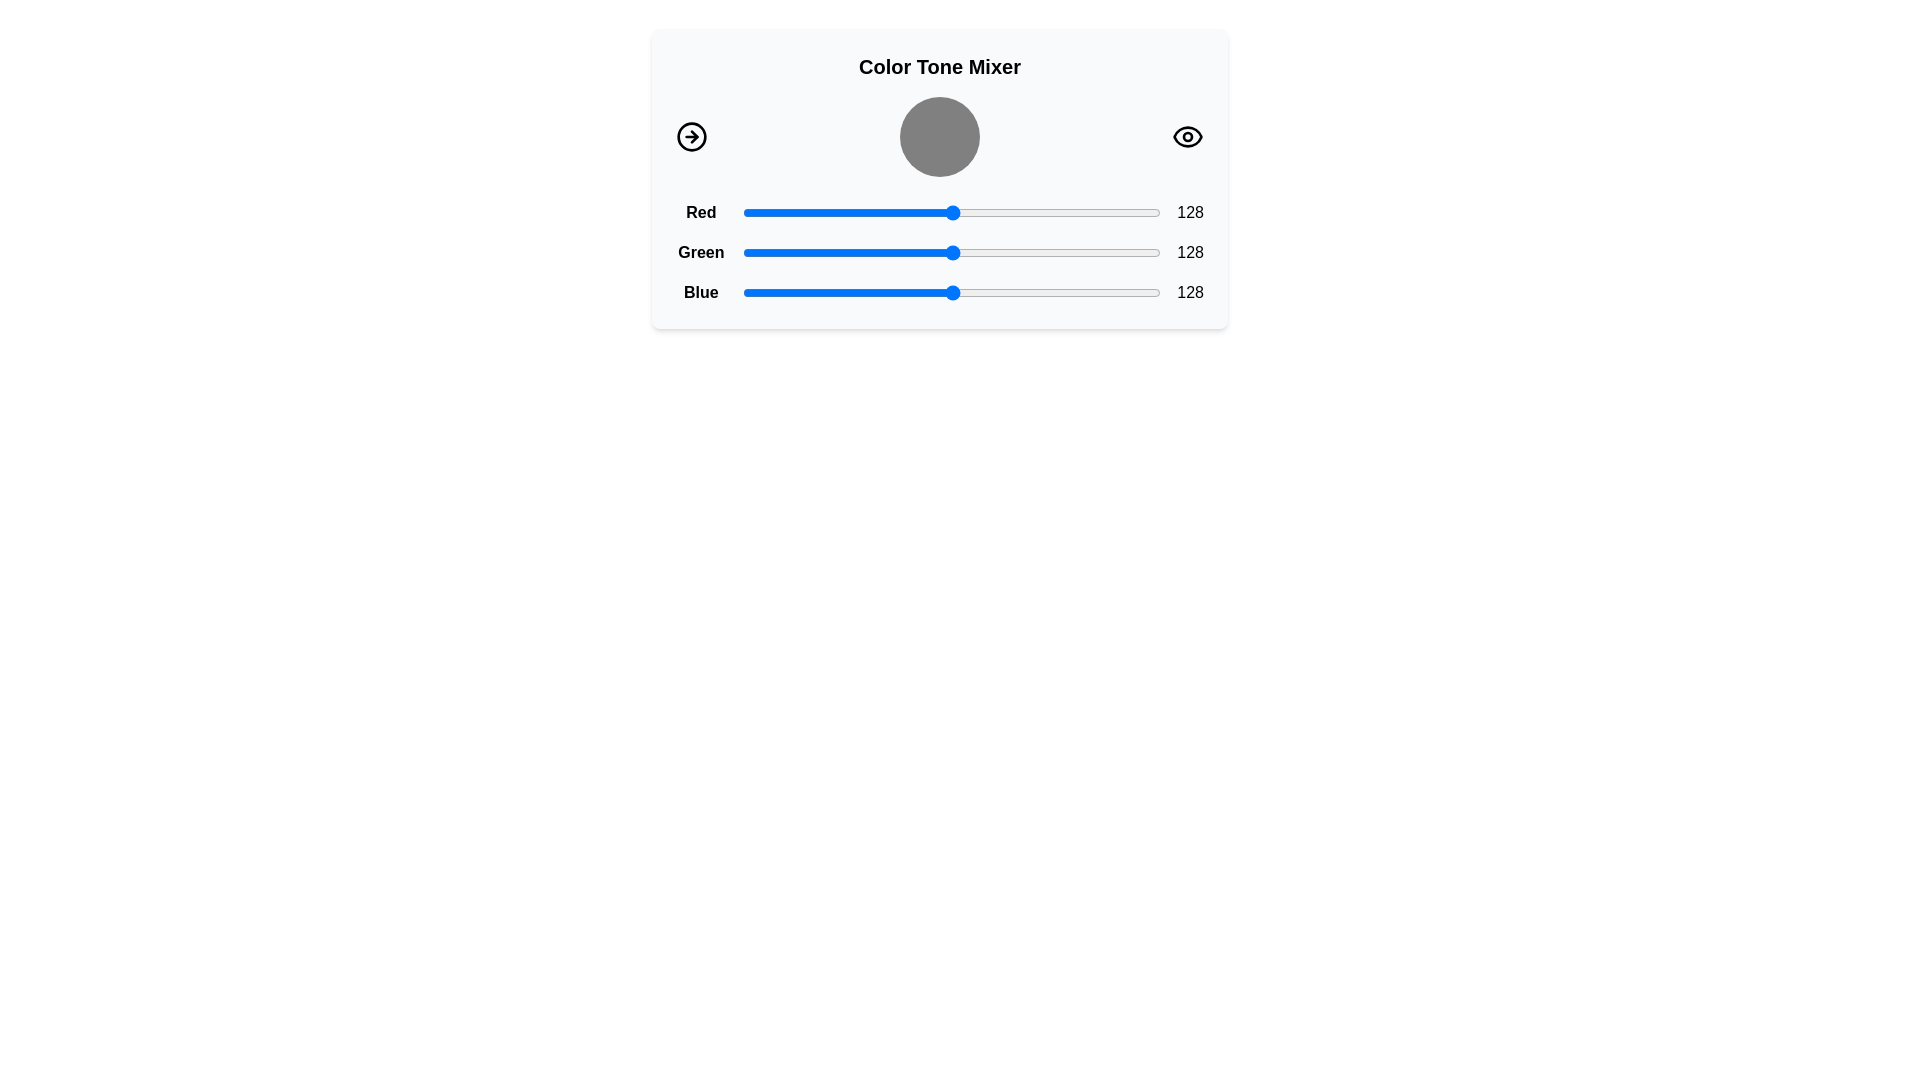 This screenshot has width=1920, height=1080. I want to click on to select the thumb of the horizontal slider for adjusting the 'Red' intensity value in the color selection interface, positioned below the 'Red' label and to the left of the numeric label '128', so click(950, 212).